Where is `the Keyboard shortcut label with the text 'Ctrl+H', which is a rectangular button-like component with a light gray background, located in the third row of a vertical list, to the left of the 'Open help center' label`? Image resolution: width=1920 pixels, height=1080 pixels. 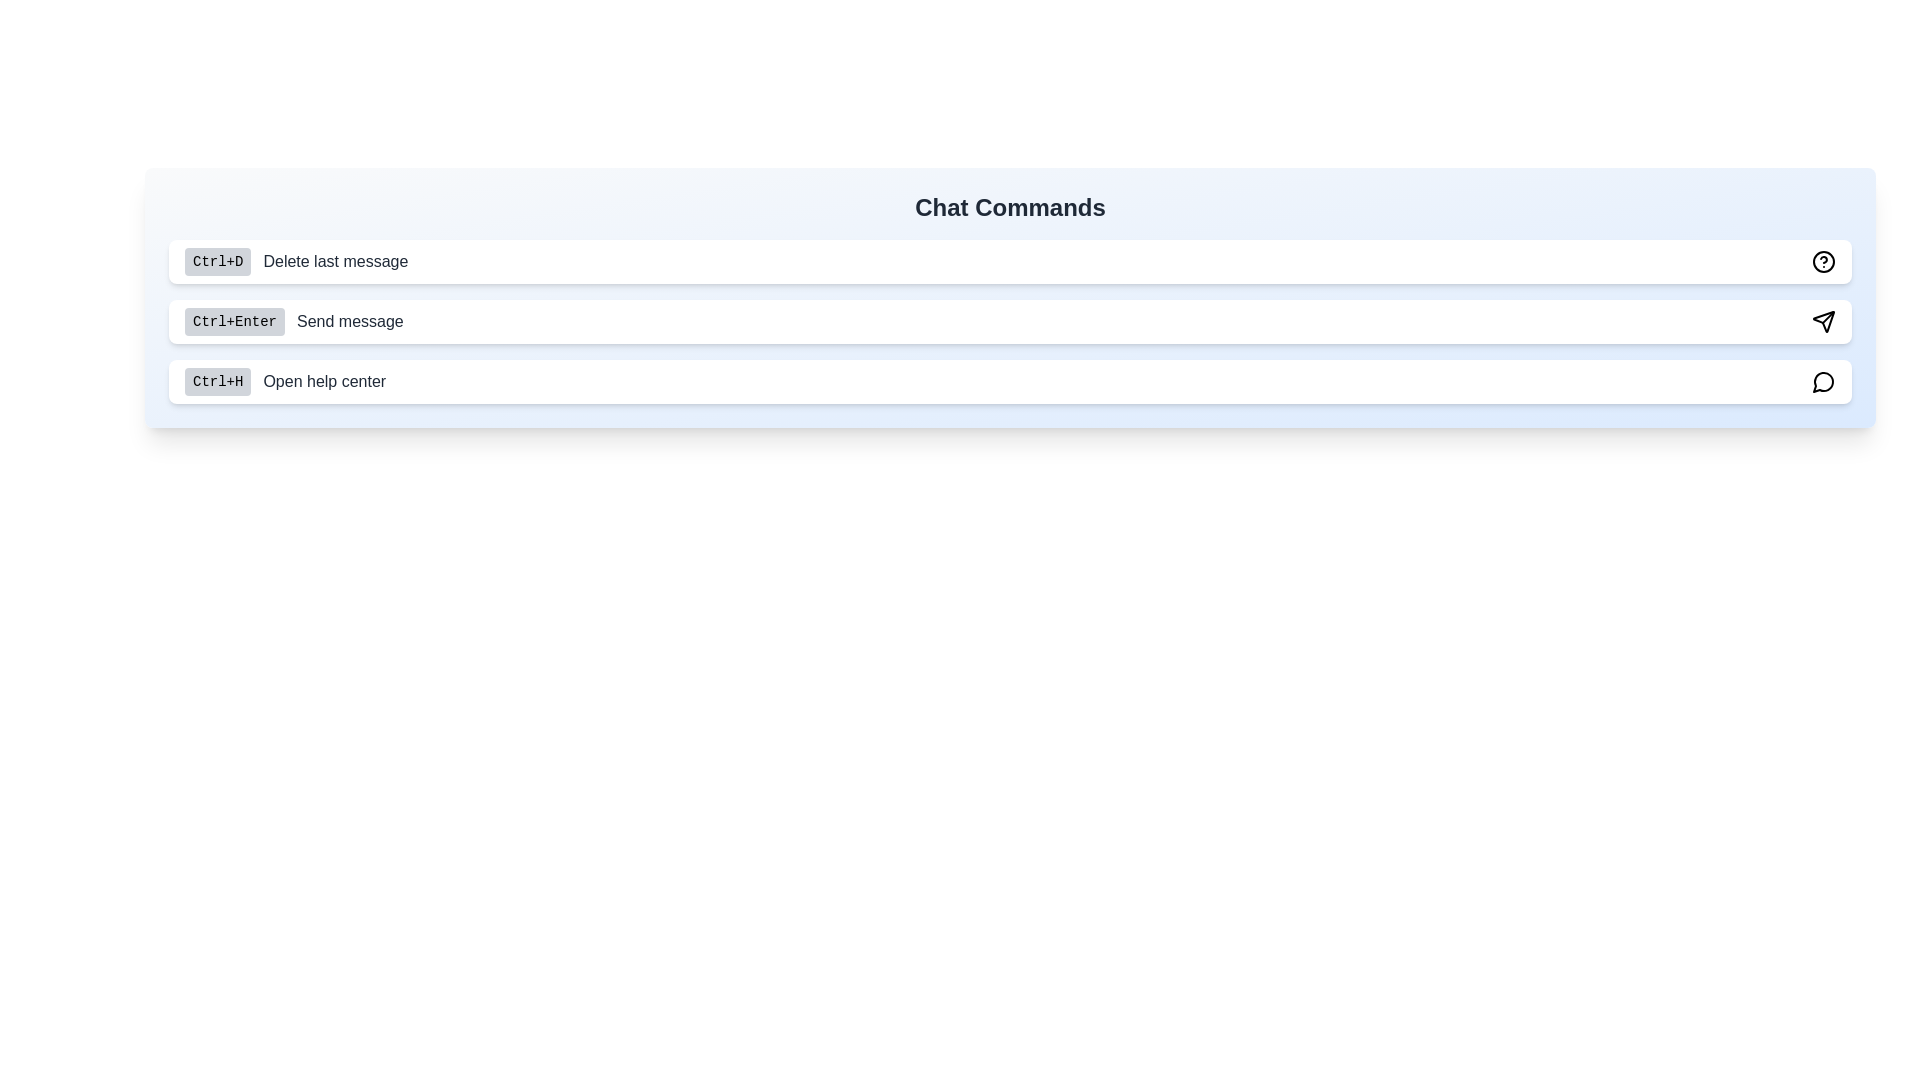
the Keyboard shortcut label with the text 'Ctrl+H', which is a rectangular button-like component with a light gray background, located in the third row of a vertical list, to the left of the 'Open help center' label is located at coordinates (218, 381).